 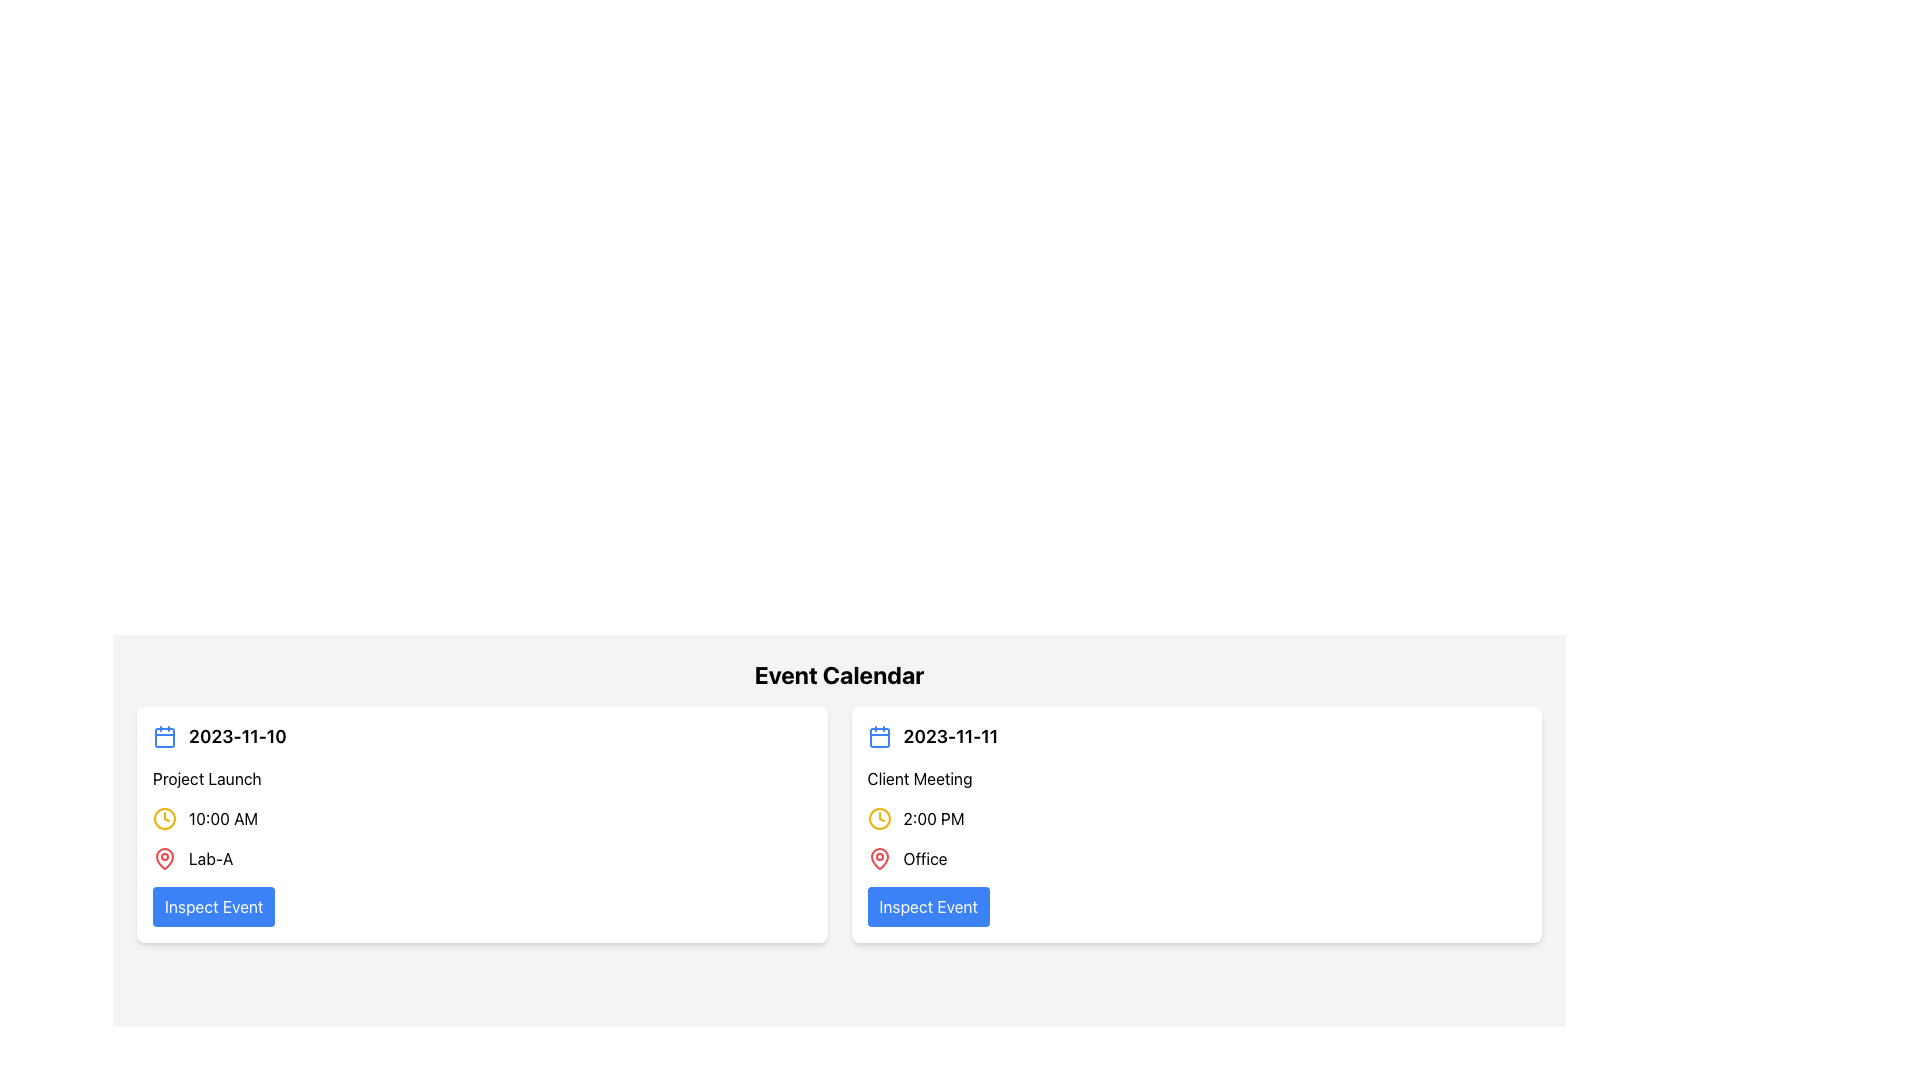 What do you see at coordinates (205, 818) in the screenshot?
I see `the Time display with icon located within the first event card, positioned under the date and event title, and above the location information` at bounding box center [205, 818].